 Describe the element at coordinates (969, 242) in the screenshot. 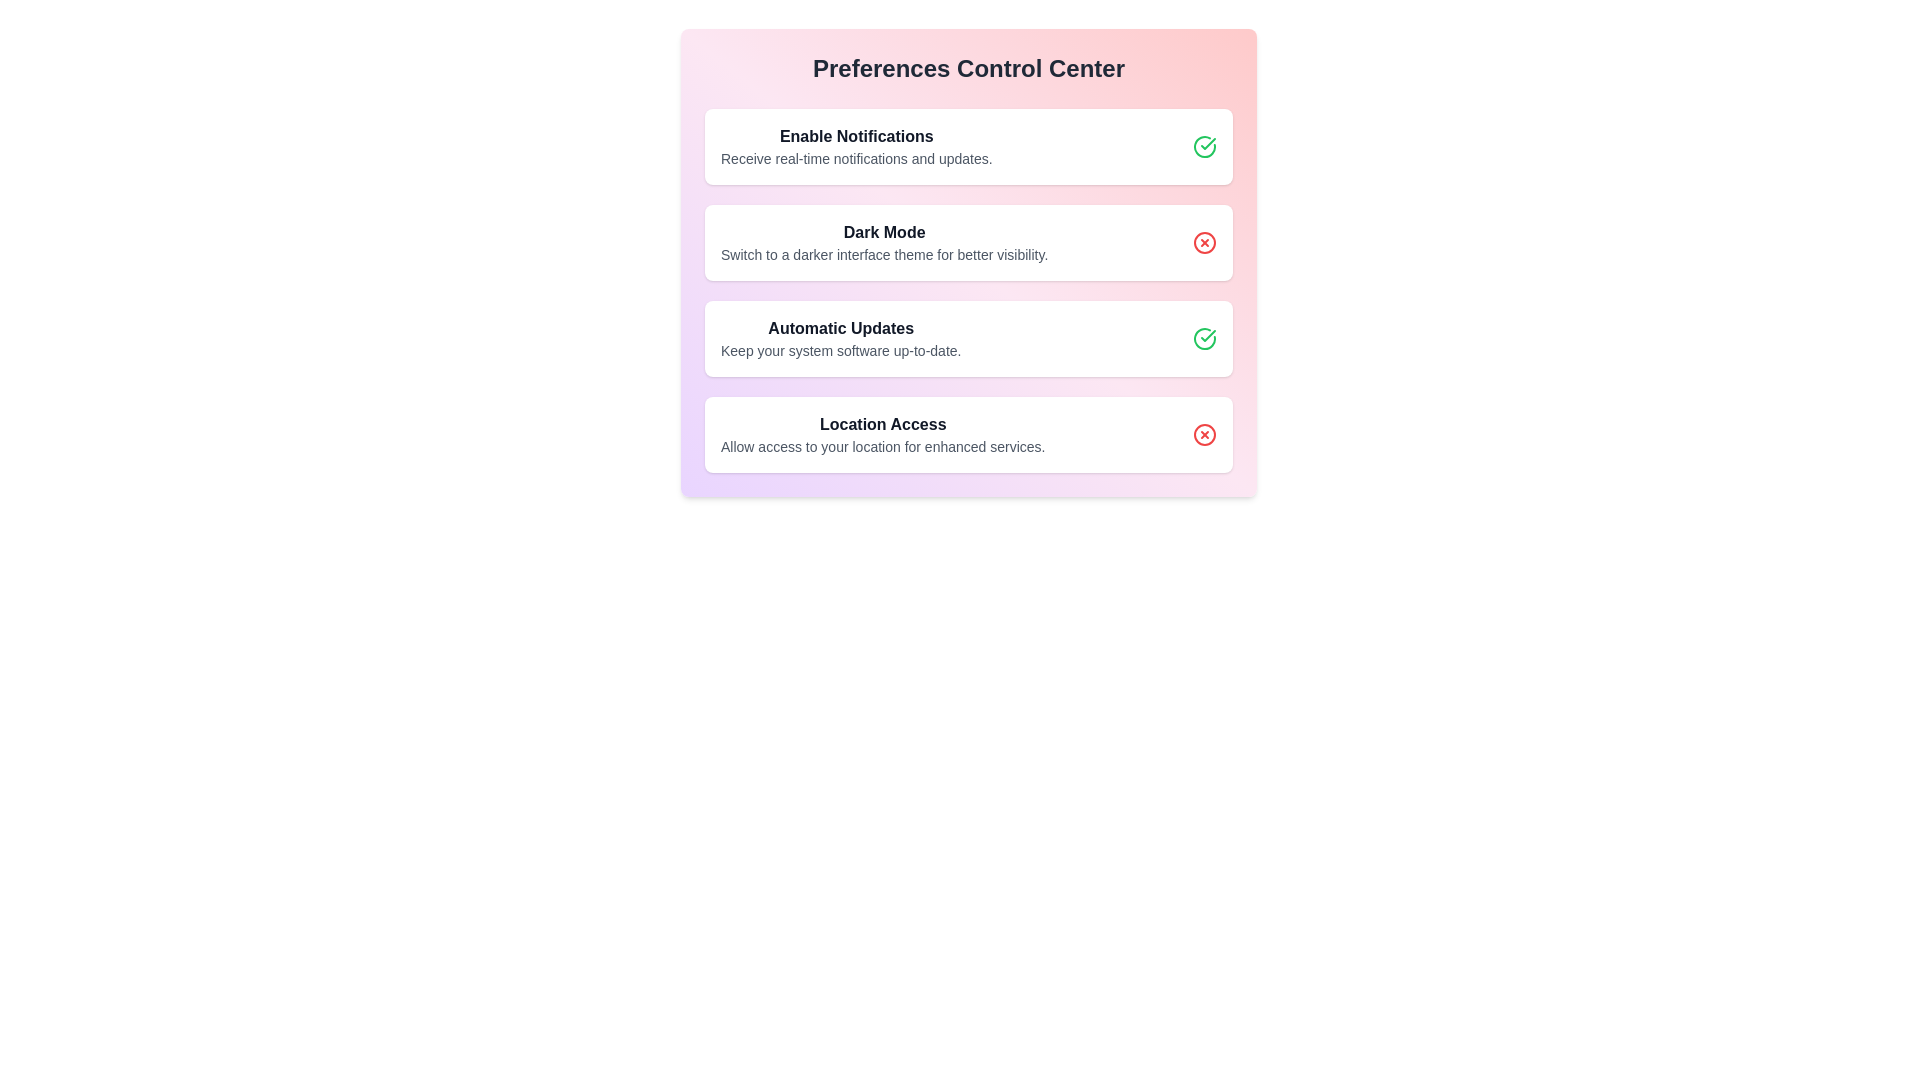

I see `the dark mode toggle option item located in the Preferences Control Center, which is the second item in the vertical list of options` at that location.